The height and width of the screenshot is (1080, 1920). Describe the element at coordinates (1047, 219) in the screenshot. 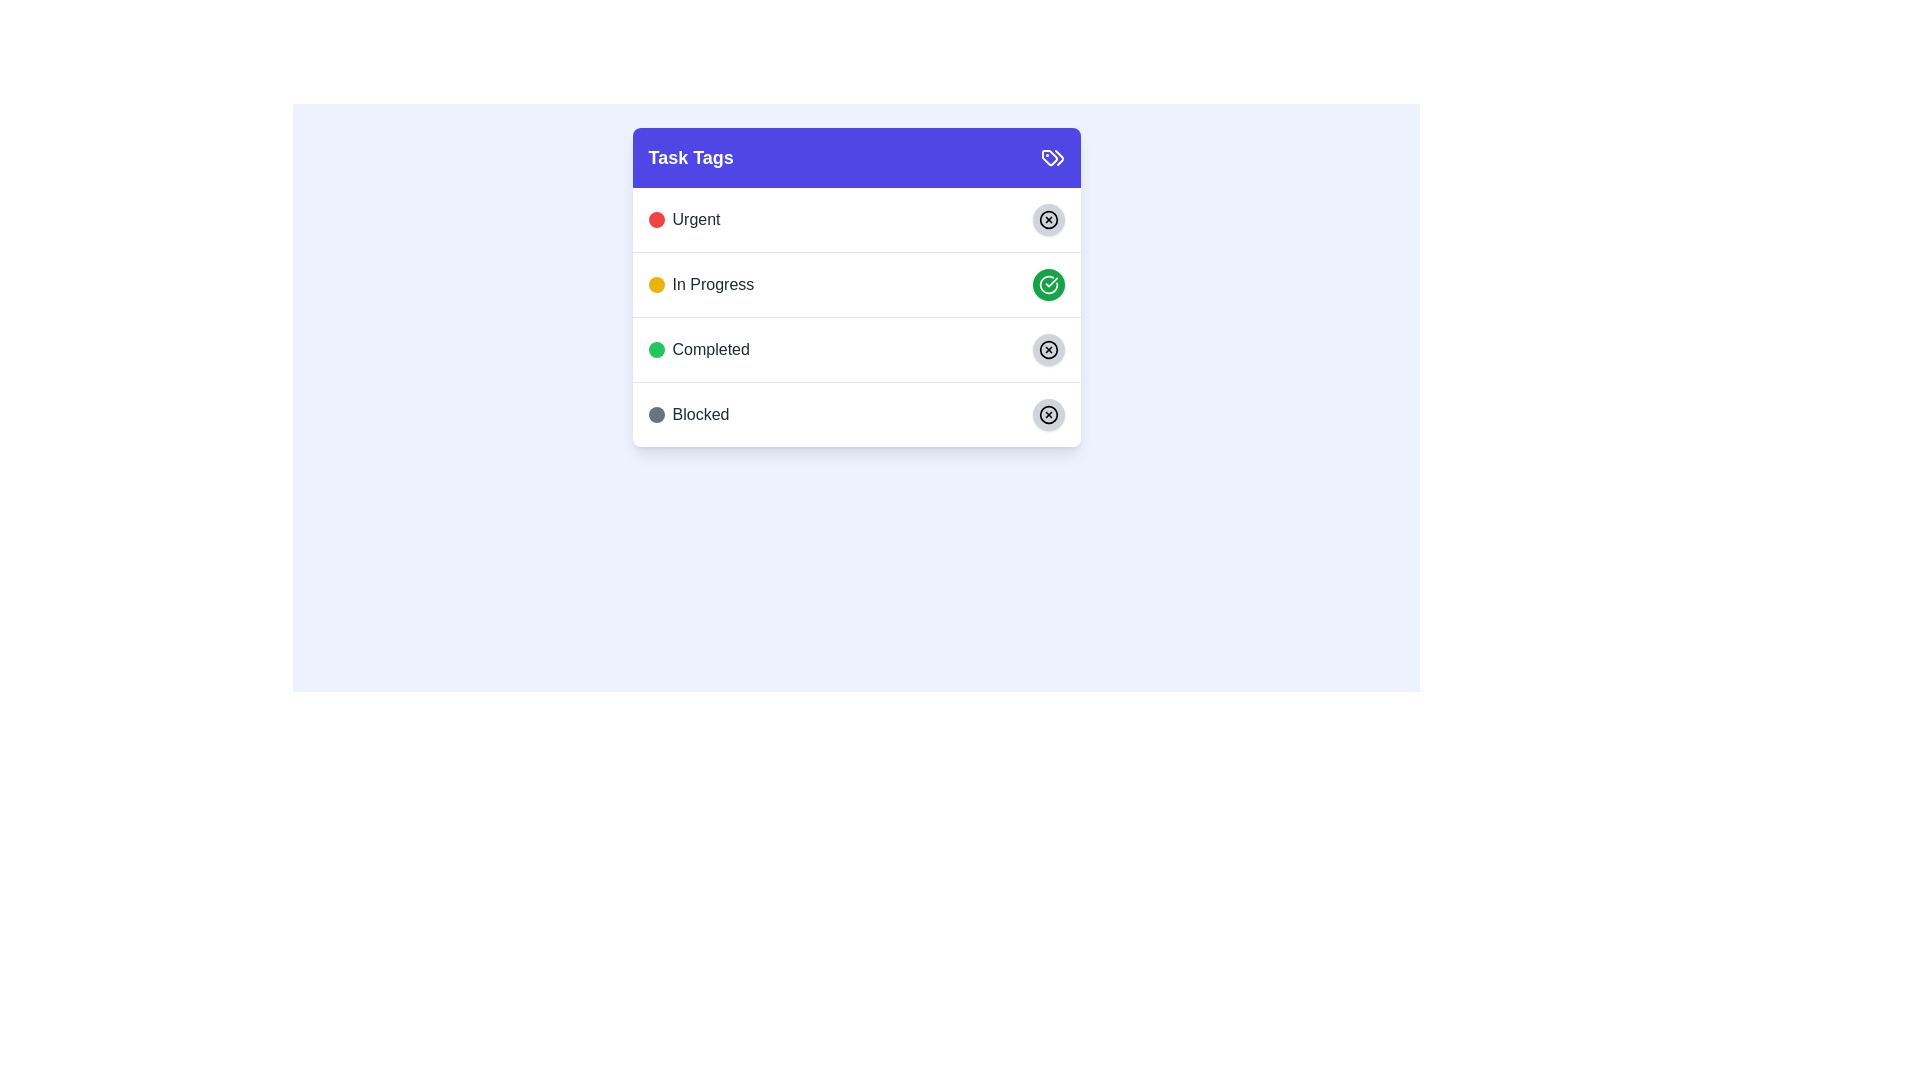

I see `the delete or close icon button located at the top-right part of the 'Urgent' task item in the task tags card` at that location.